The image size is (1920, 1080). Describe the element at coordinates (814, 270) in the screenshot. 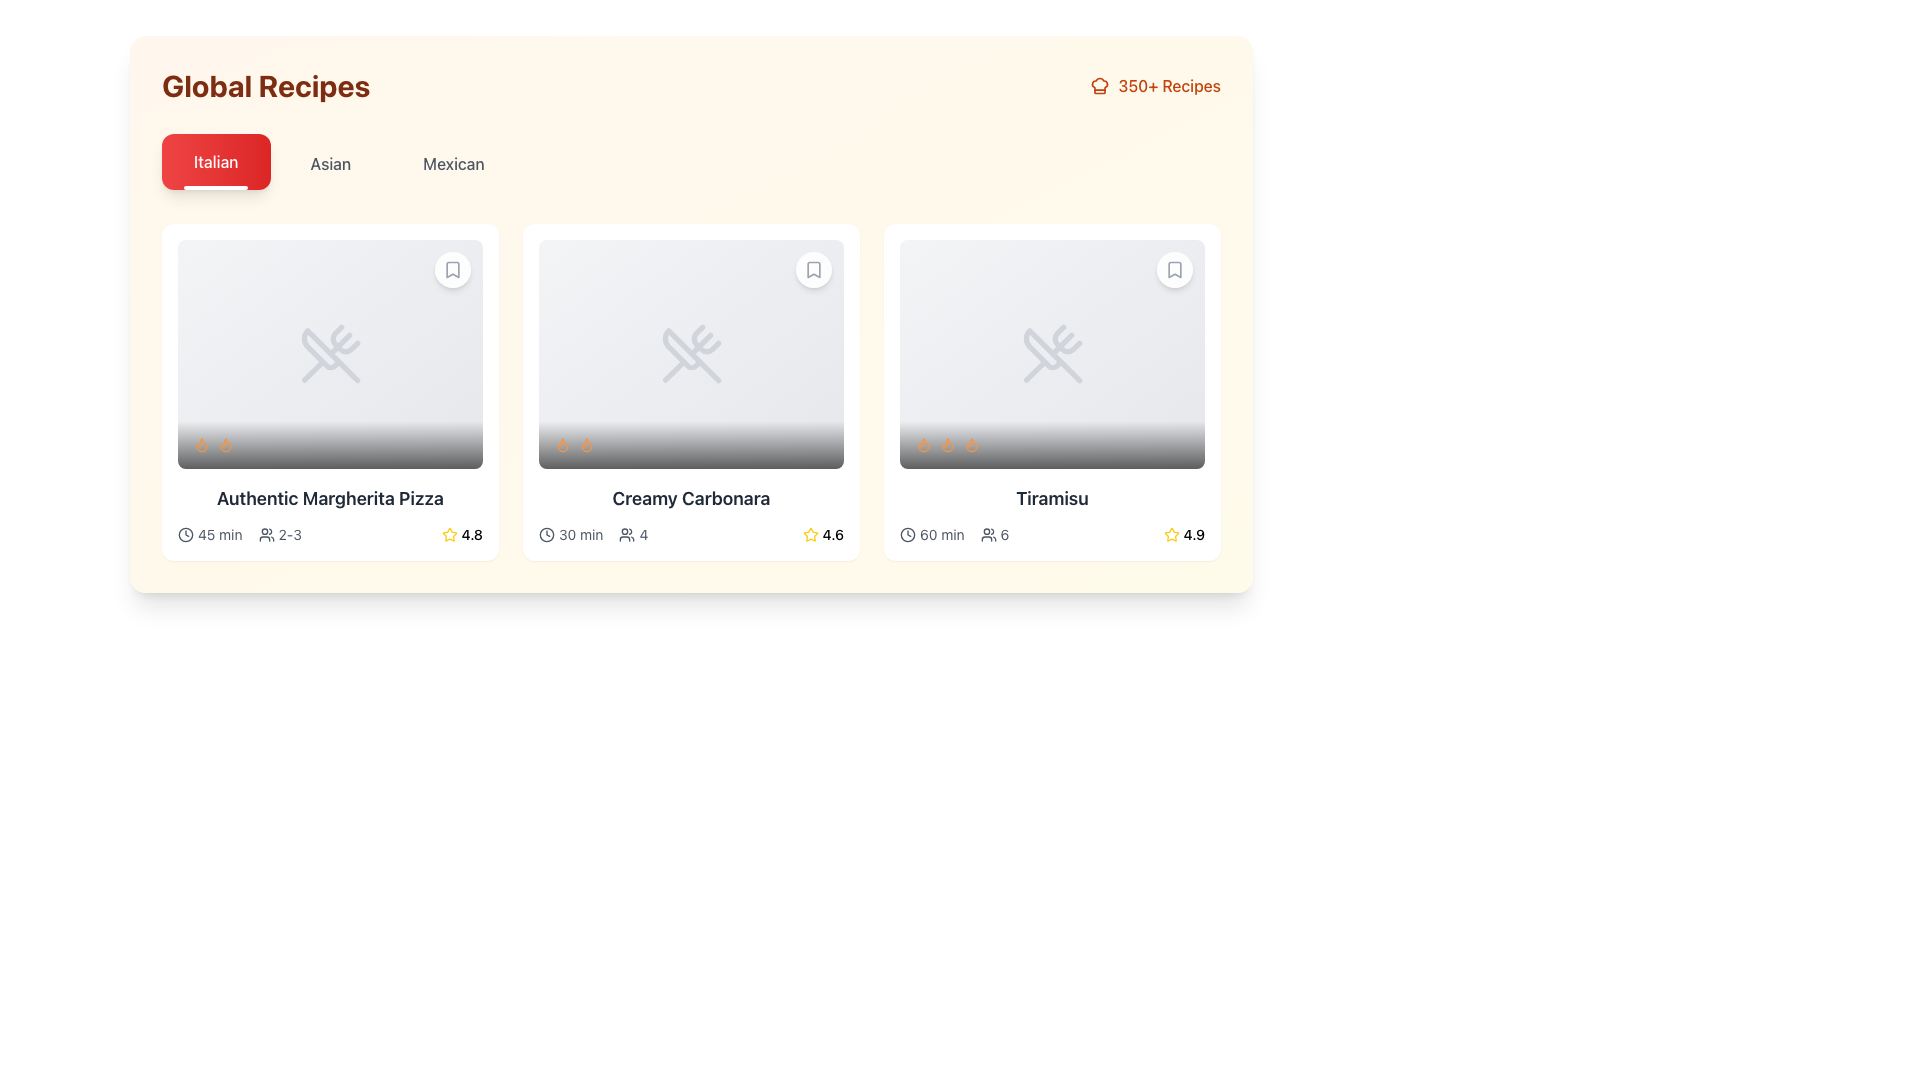

I see `the bookmark icon in the top-right corner of the 'Creamy Carbonara' recipe card` at that location.